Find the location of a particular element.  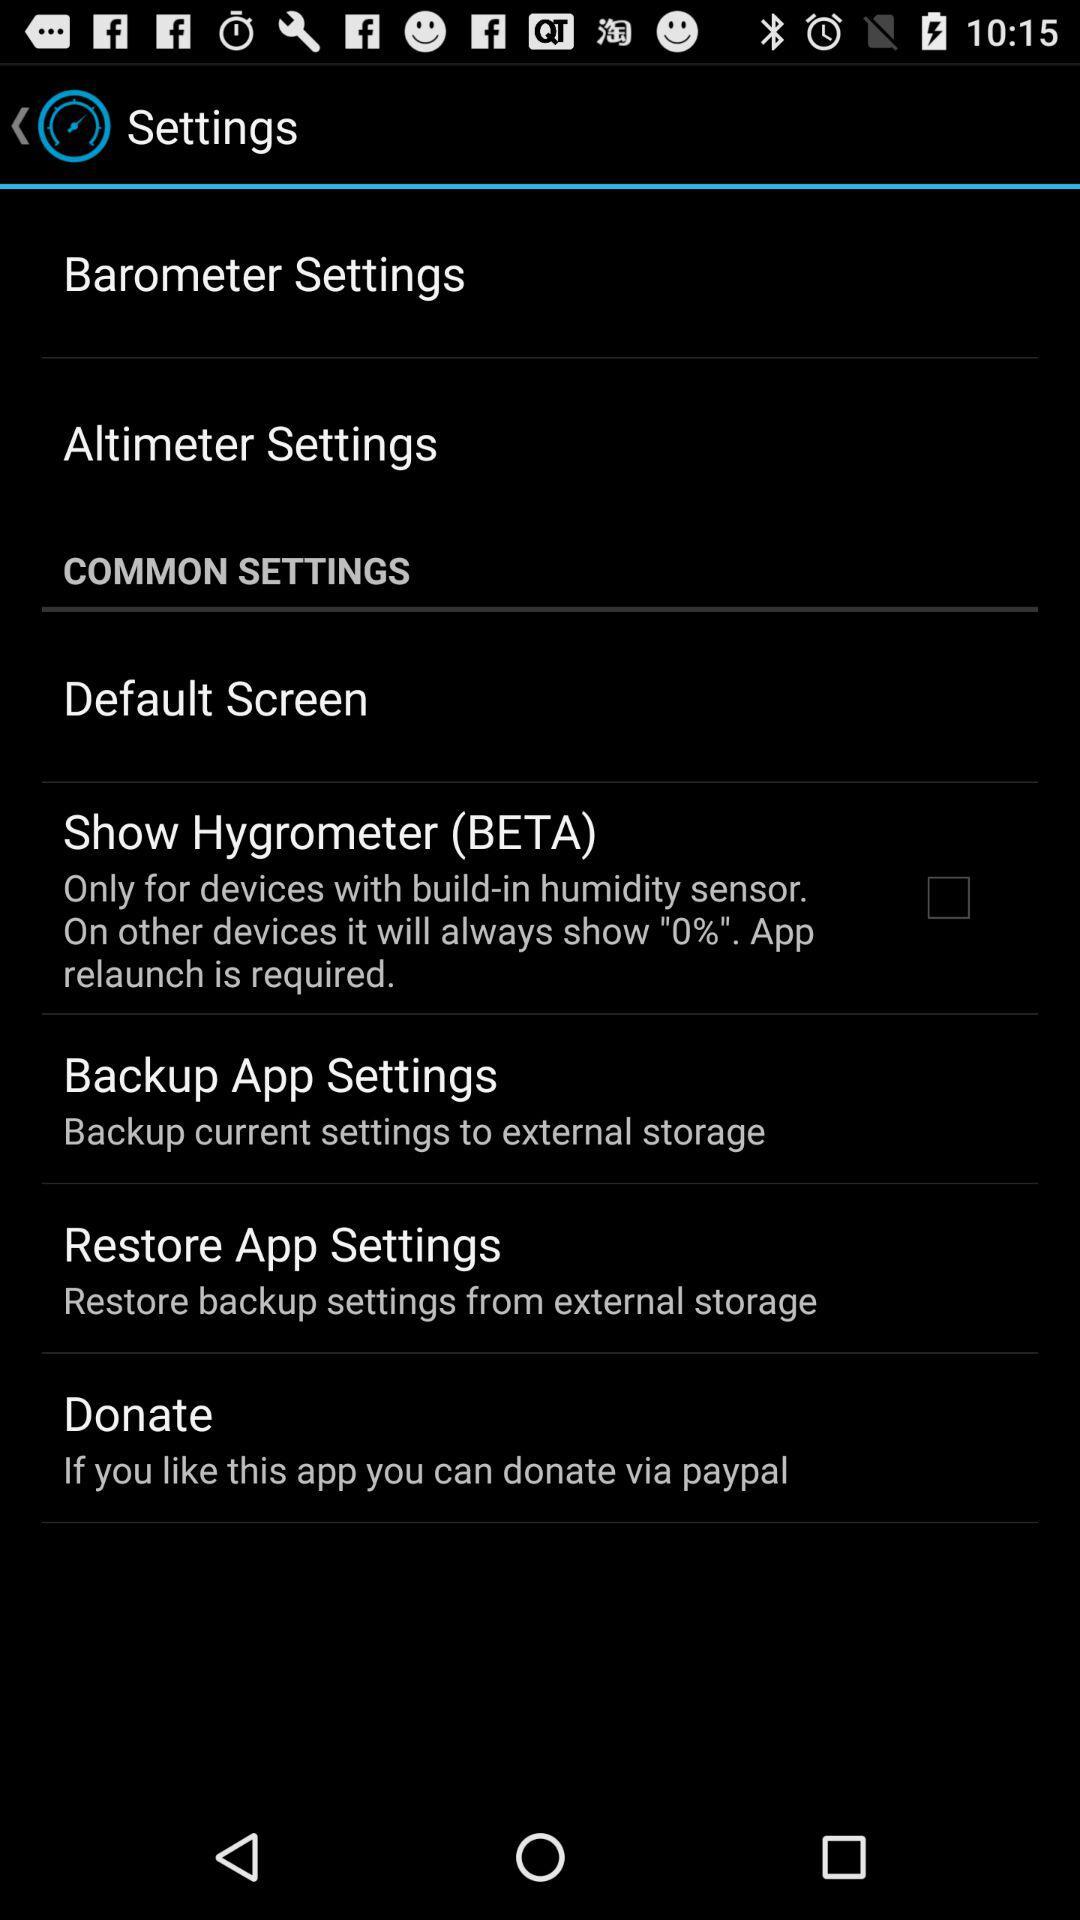

checkbox on the right is located at coordinates (947, 896).